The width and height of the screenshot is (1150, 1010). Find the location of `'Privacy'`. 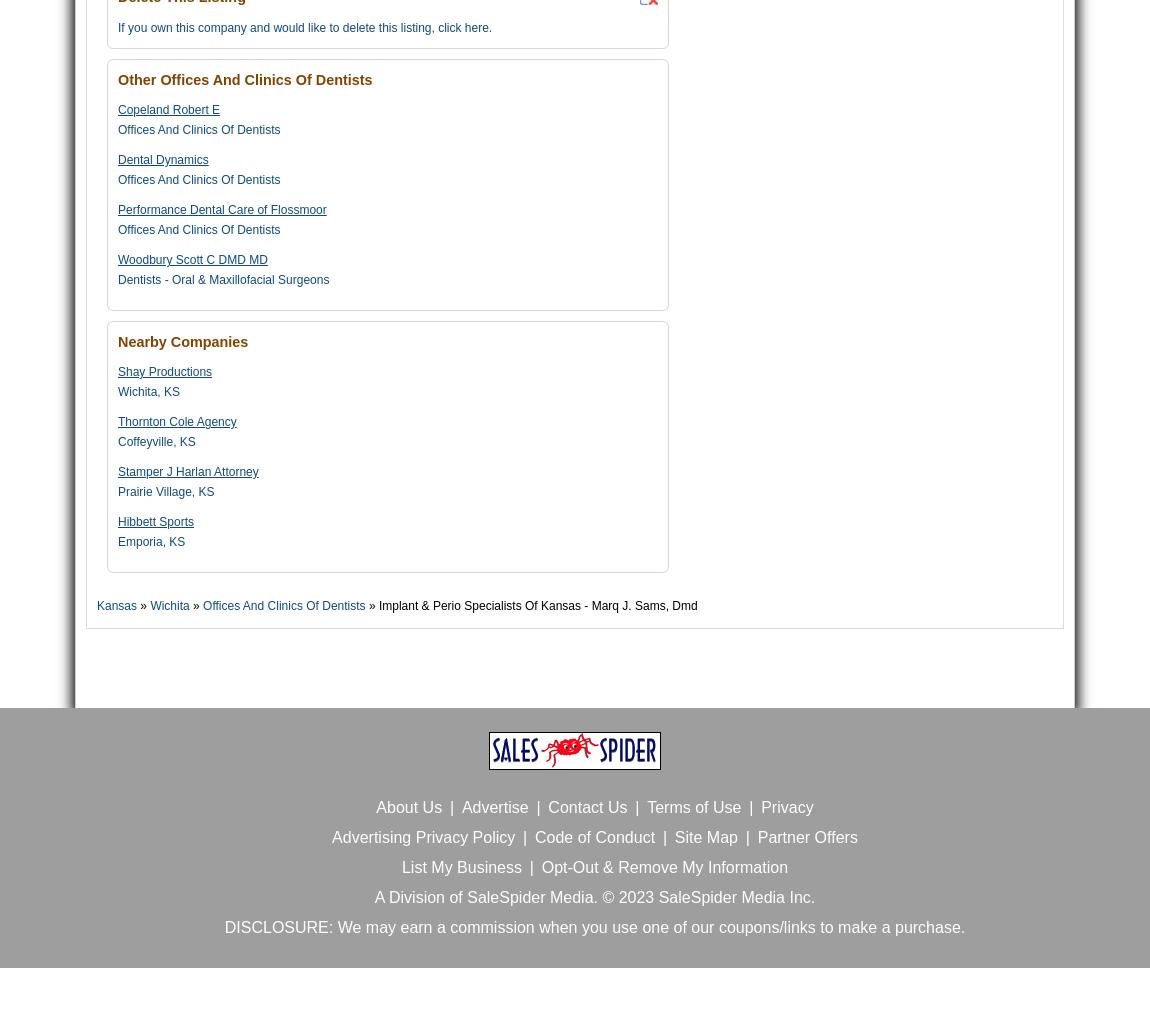

'Privacy' is located at coordinates (785, 807).